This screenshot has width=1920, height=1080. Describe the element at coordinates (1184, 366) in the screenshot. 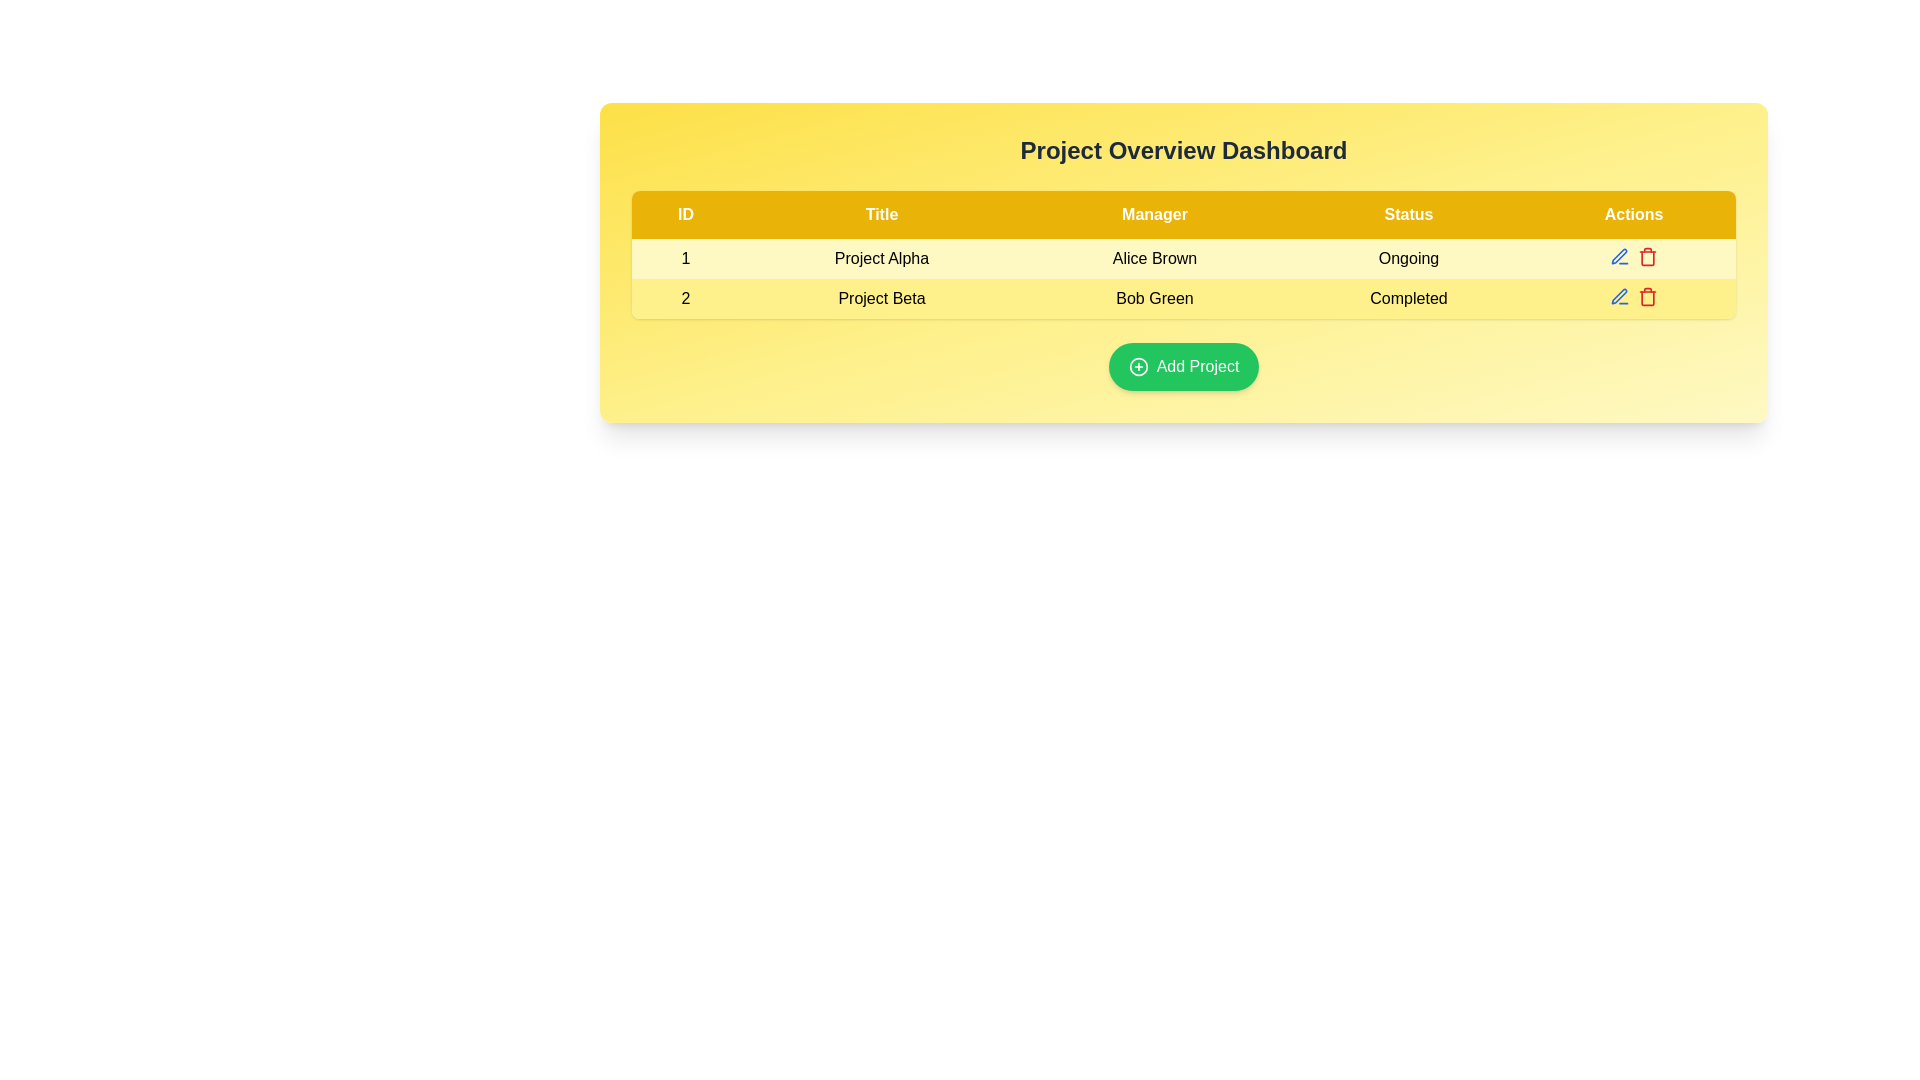

I see `the green rounded button with a plus sign icon and 'Add Project' text to initiate adding a project` at that location.